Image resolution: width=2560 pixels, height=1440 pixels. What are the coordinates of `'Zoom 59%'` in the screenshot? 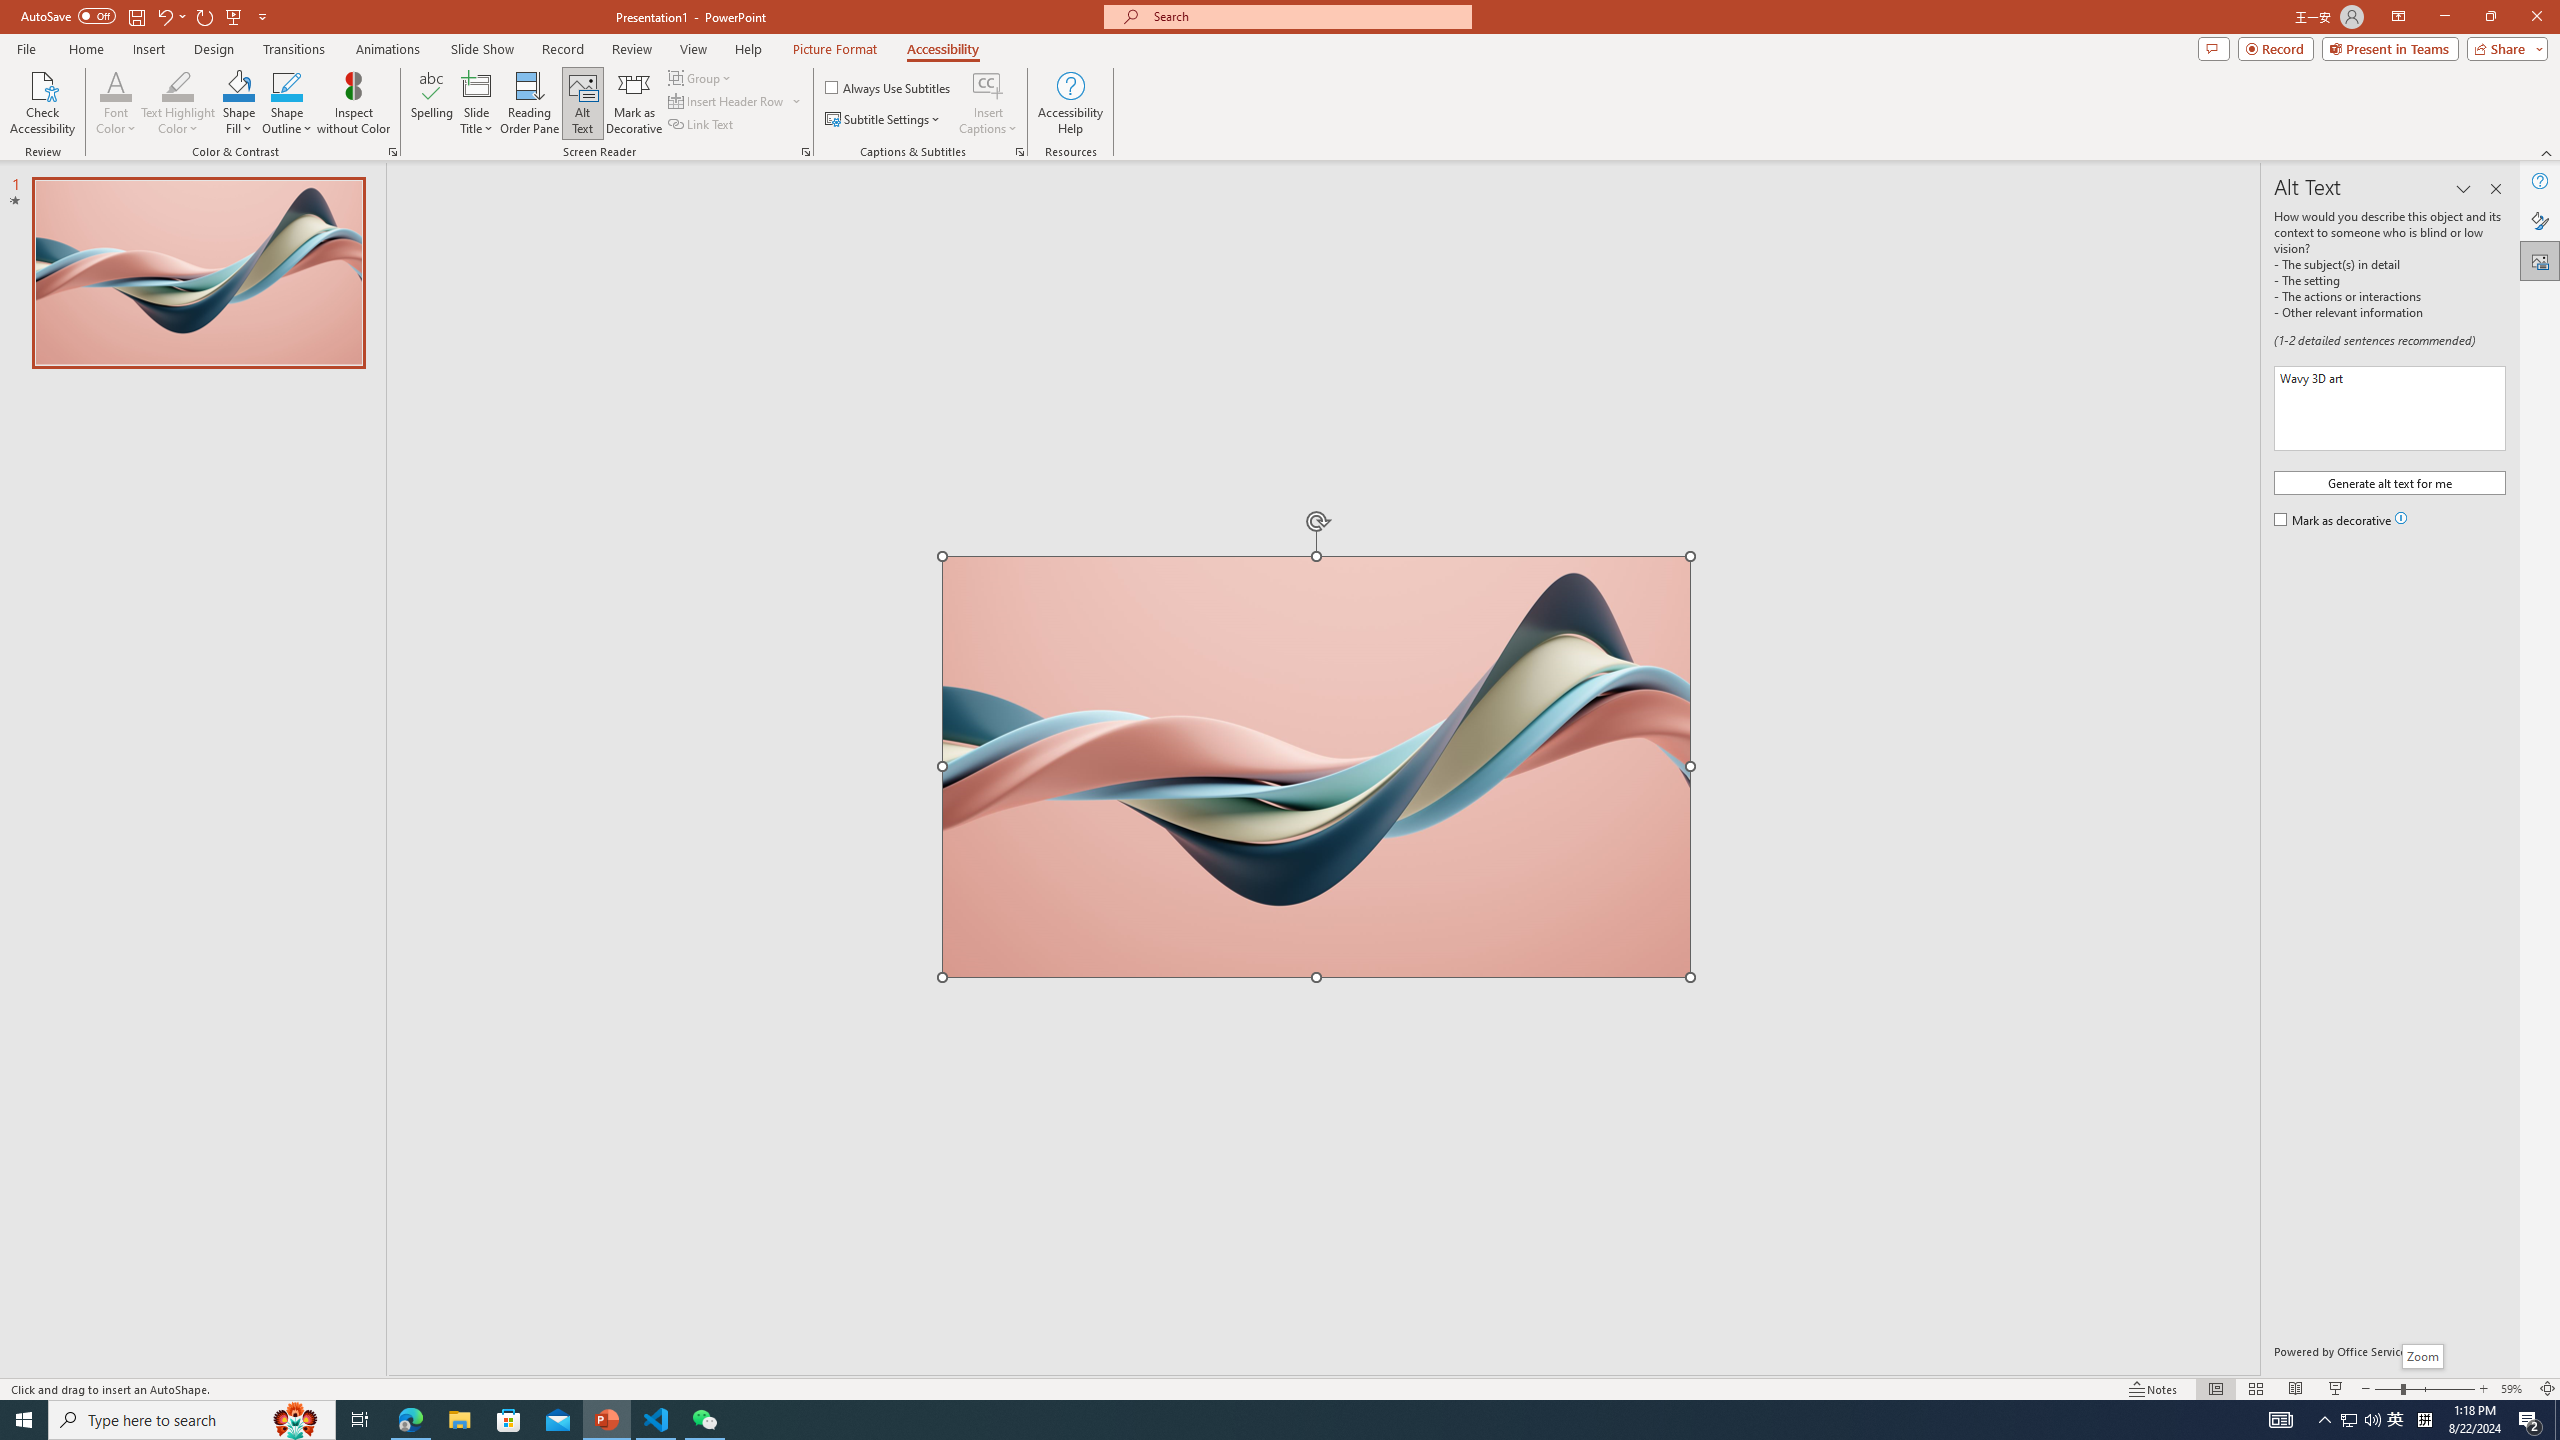 It's located at (2515, 1389).